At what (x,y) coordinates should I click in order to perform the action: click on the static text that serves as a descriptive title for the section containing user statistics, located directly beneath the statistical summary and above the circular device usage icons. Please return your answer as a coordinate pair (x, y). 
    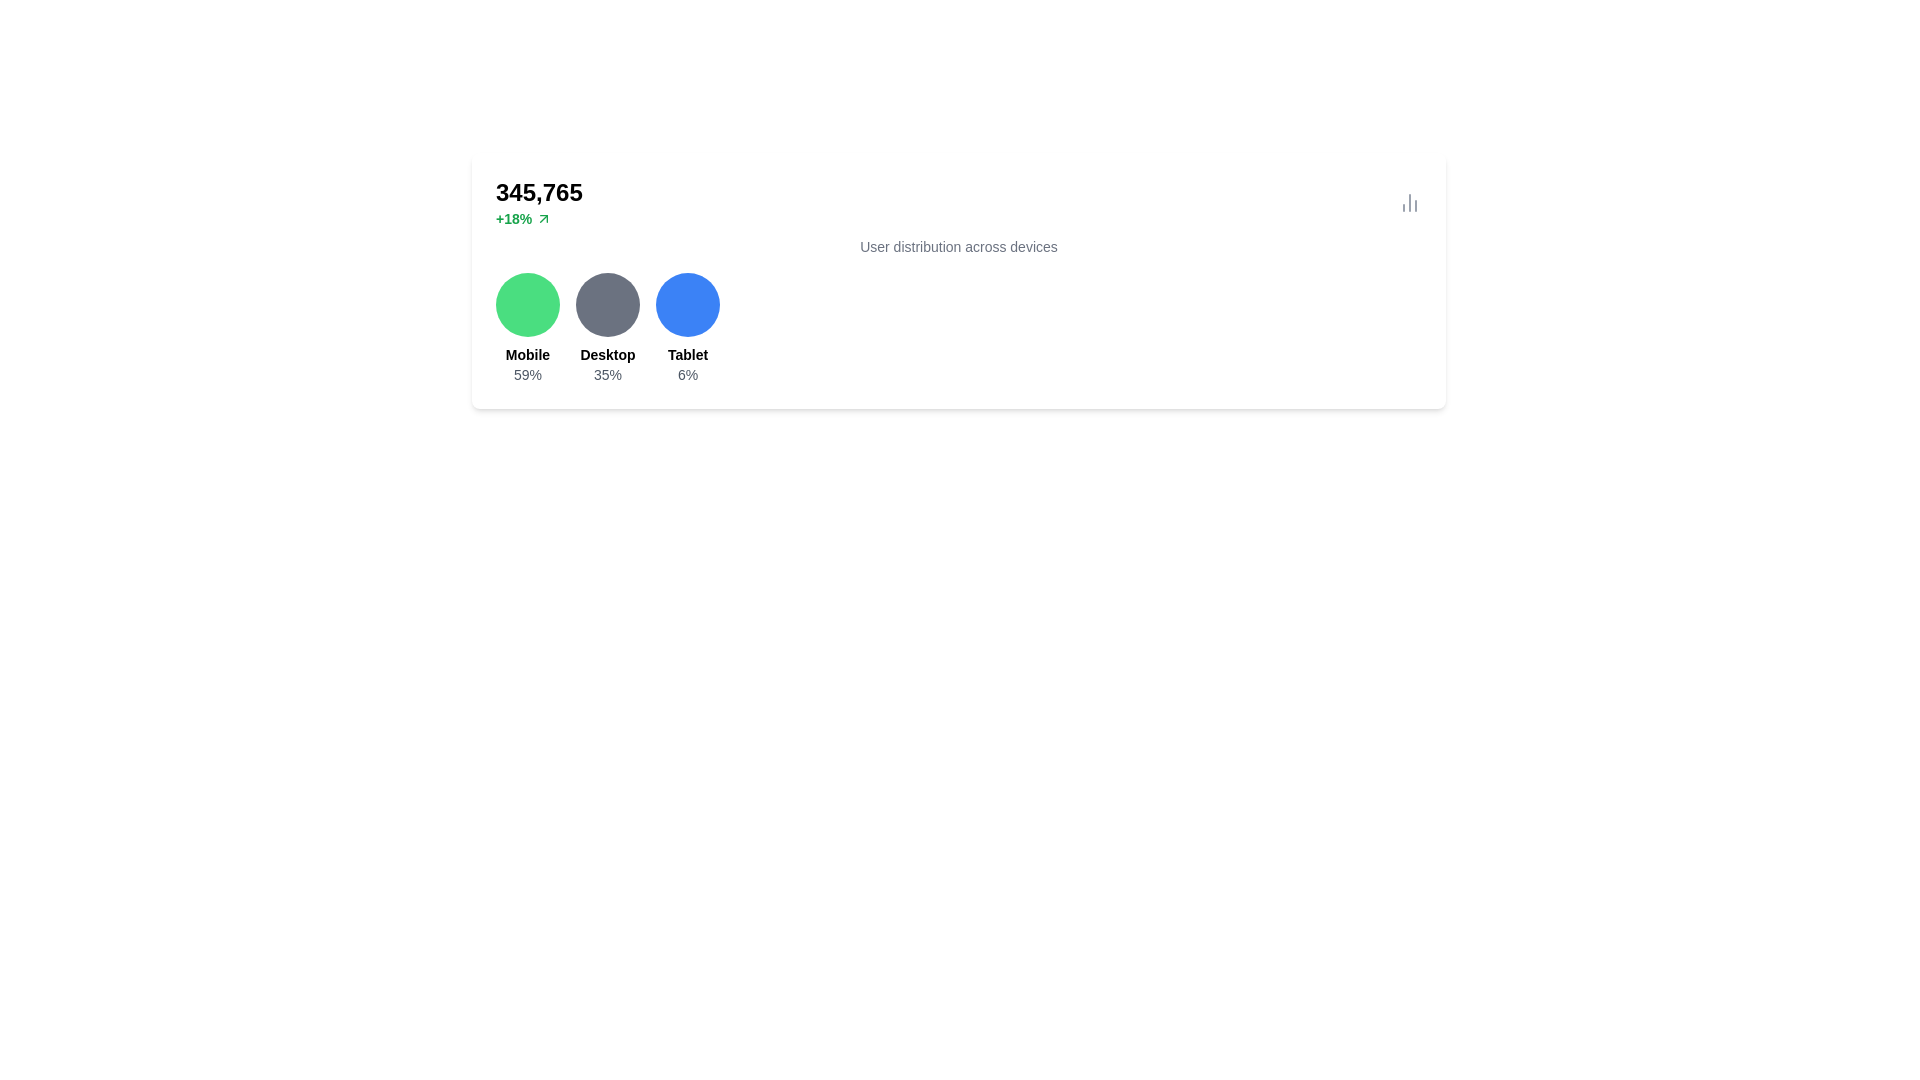
    Looking at the image, I should click on (958, 245).